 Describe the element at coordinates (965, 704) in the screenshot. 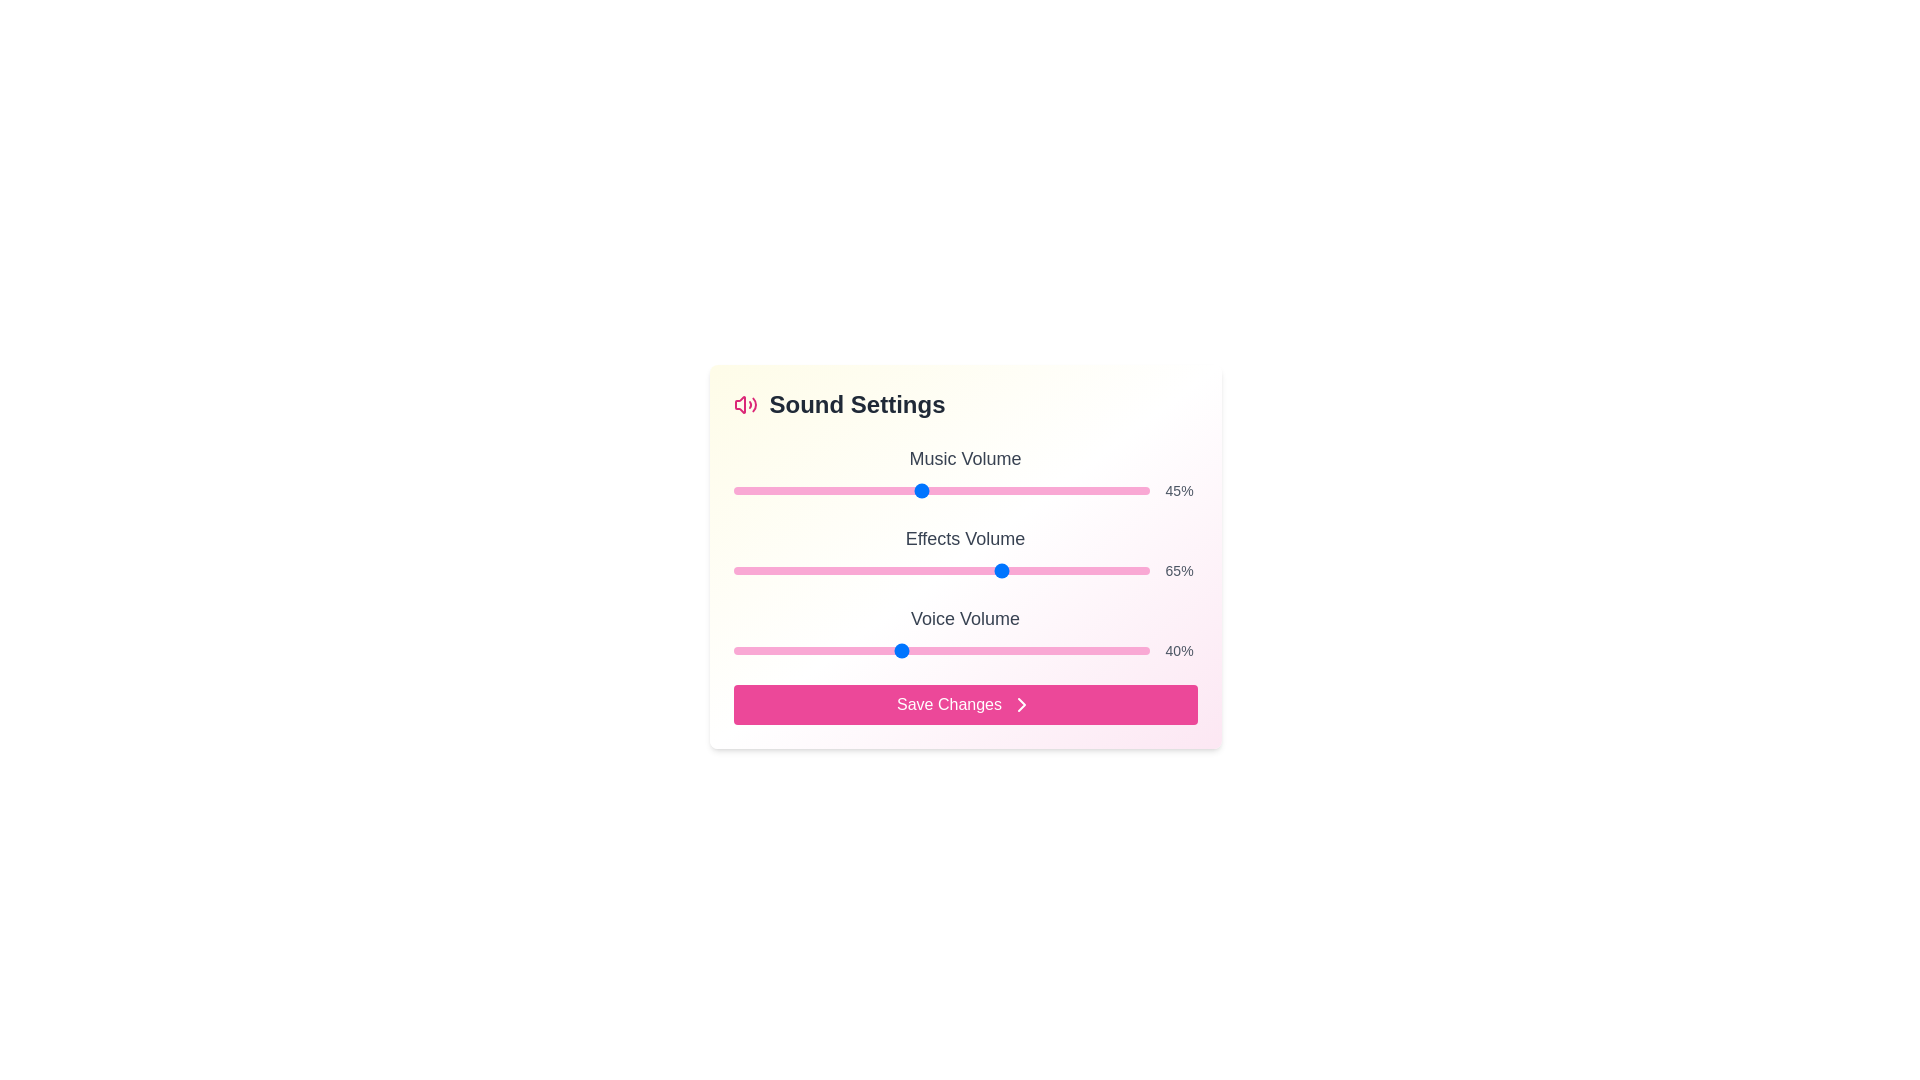

I see `'Save Changes' button` at that location.